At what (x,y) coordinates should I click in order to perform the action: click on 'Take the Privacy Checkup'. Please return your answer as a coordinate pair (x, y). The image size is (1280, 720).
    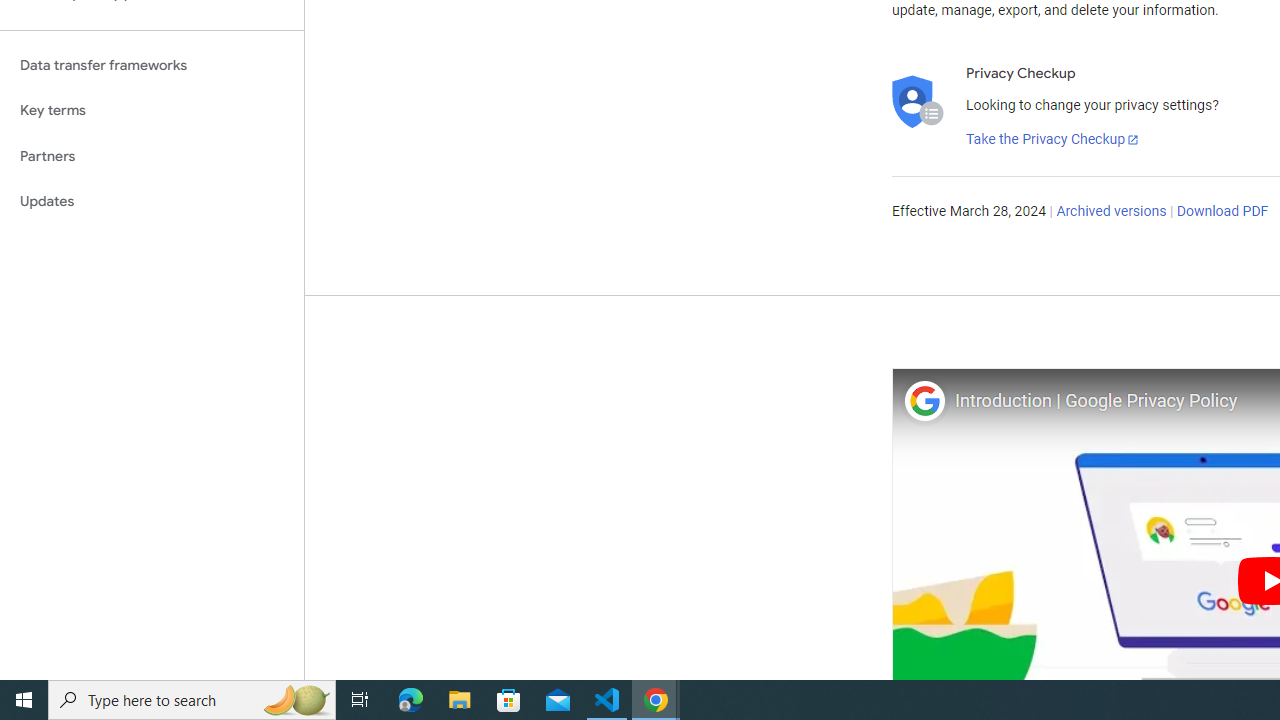
    Looking at the image, I should click on (1052, 139).